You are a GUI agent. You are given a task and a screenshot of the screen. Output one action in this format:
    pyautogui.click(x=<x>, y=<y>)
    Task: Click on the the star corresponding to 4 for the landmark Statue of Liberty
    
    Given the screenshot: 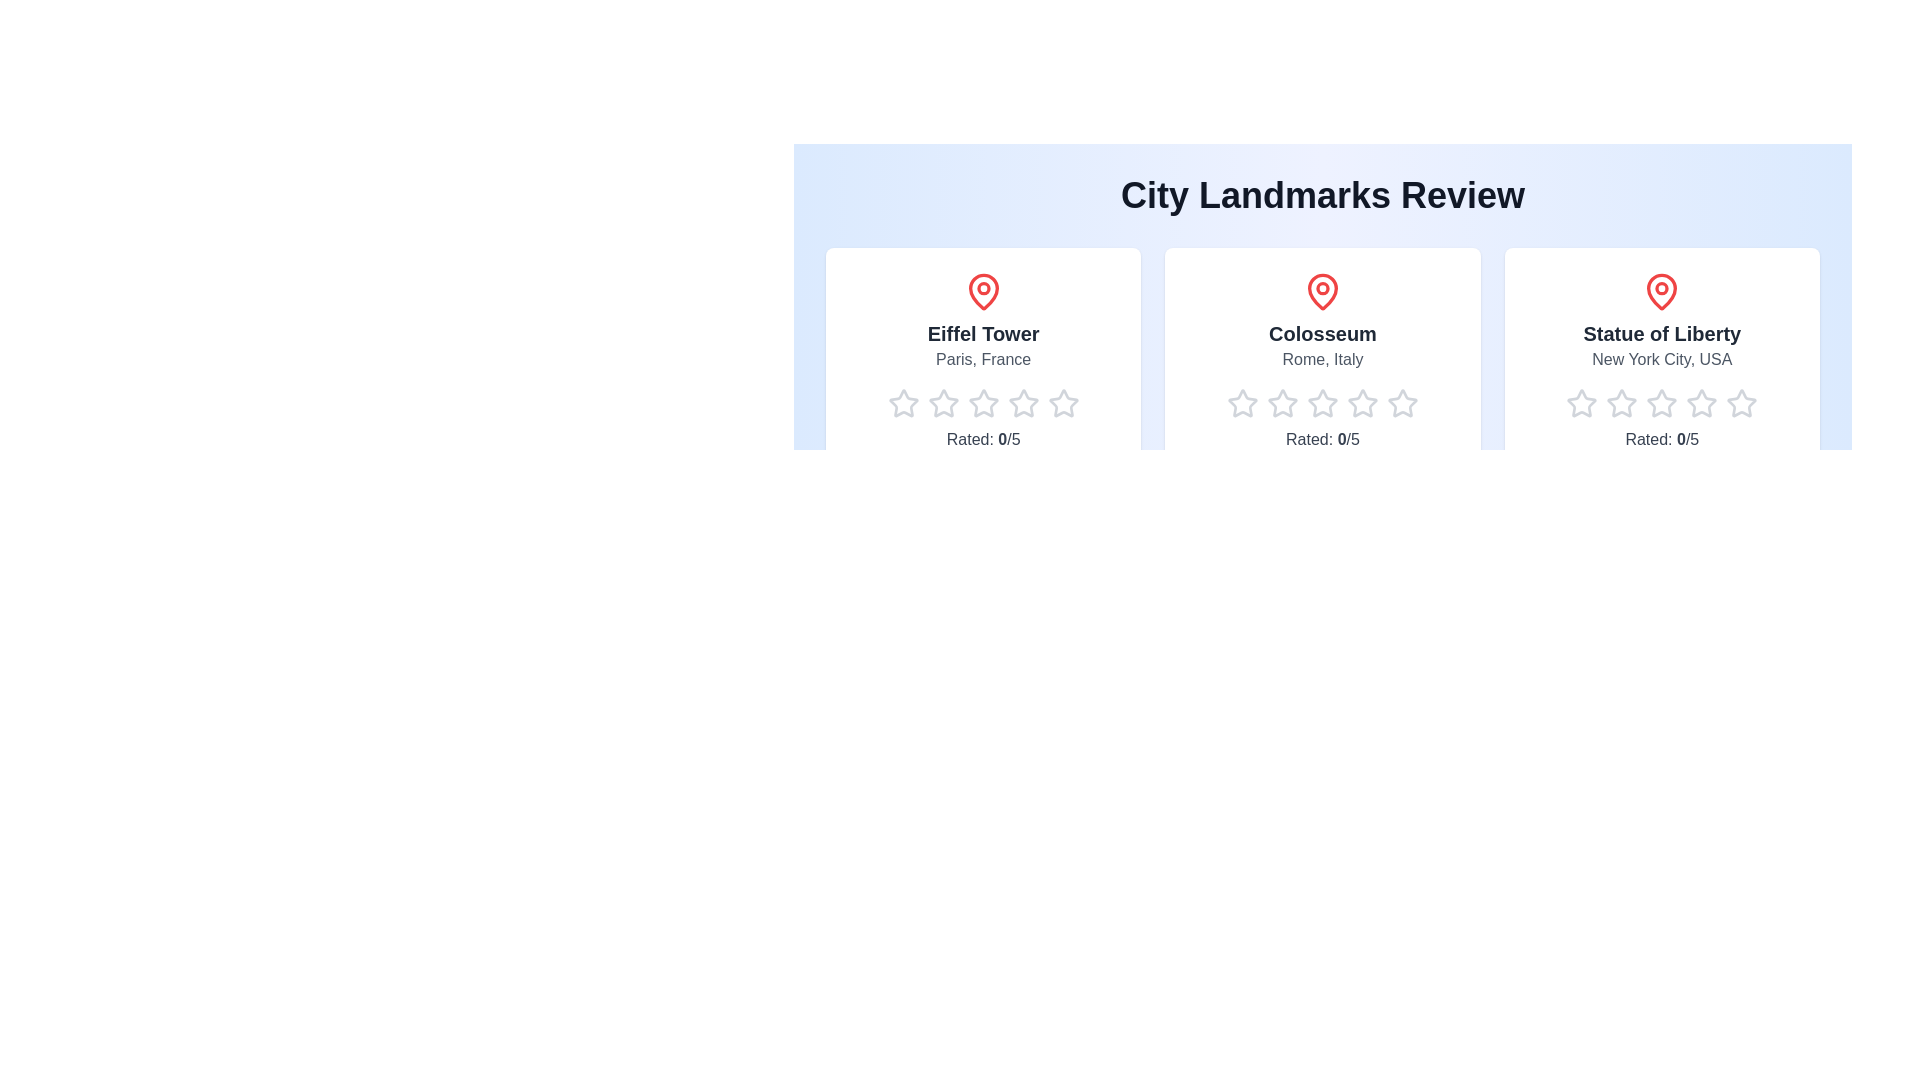 What is the action you would take?
    pyautogui.click(x=1685, y=404)
    